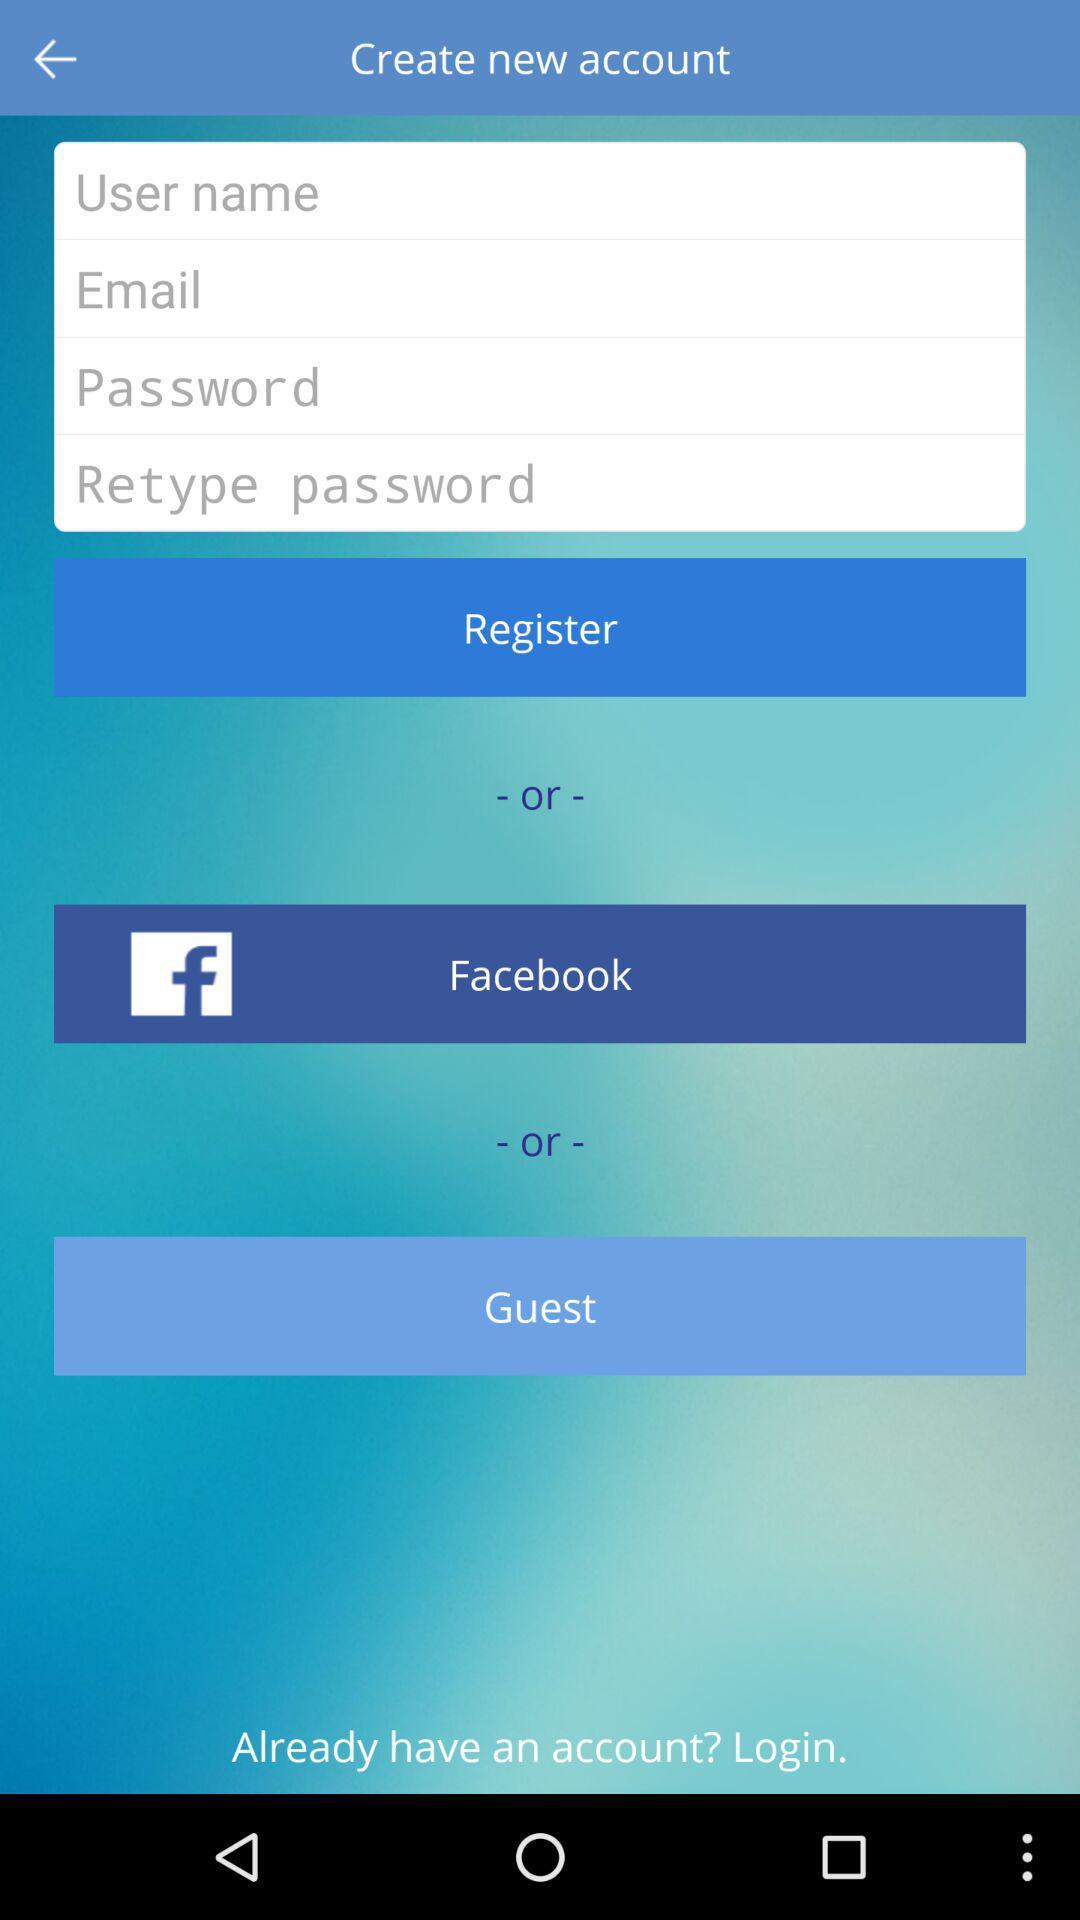 The width and height of the screenshot is (1080, 1920). What do you see at coordinates (540, 1755) in the screenshot?
I see `the item below guest` at bounding box center [540, 1755].